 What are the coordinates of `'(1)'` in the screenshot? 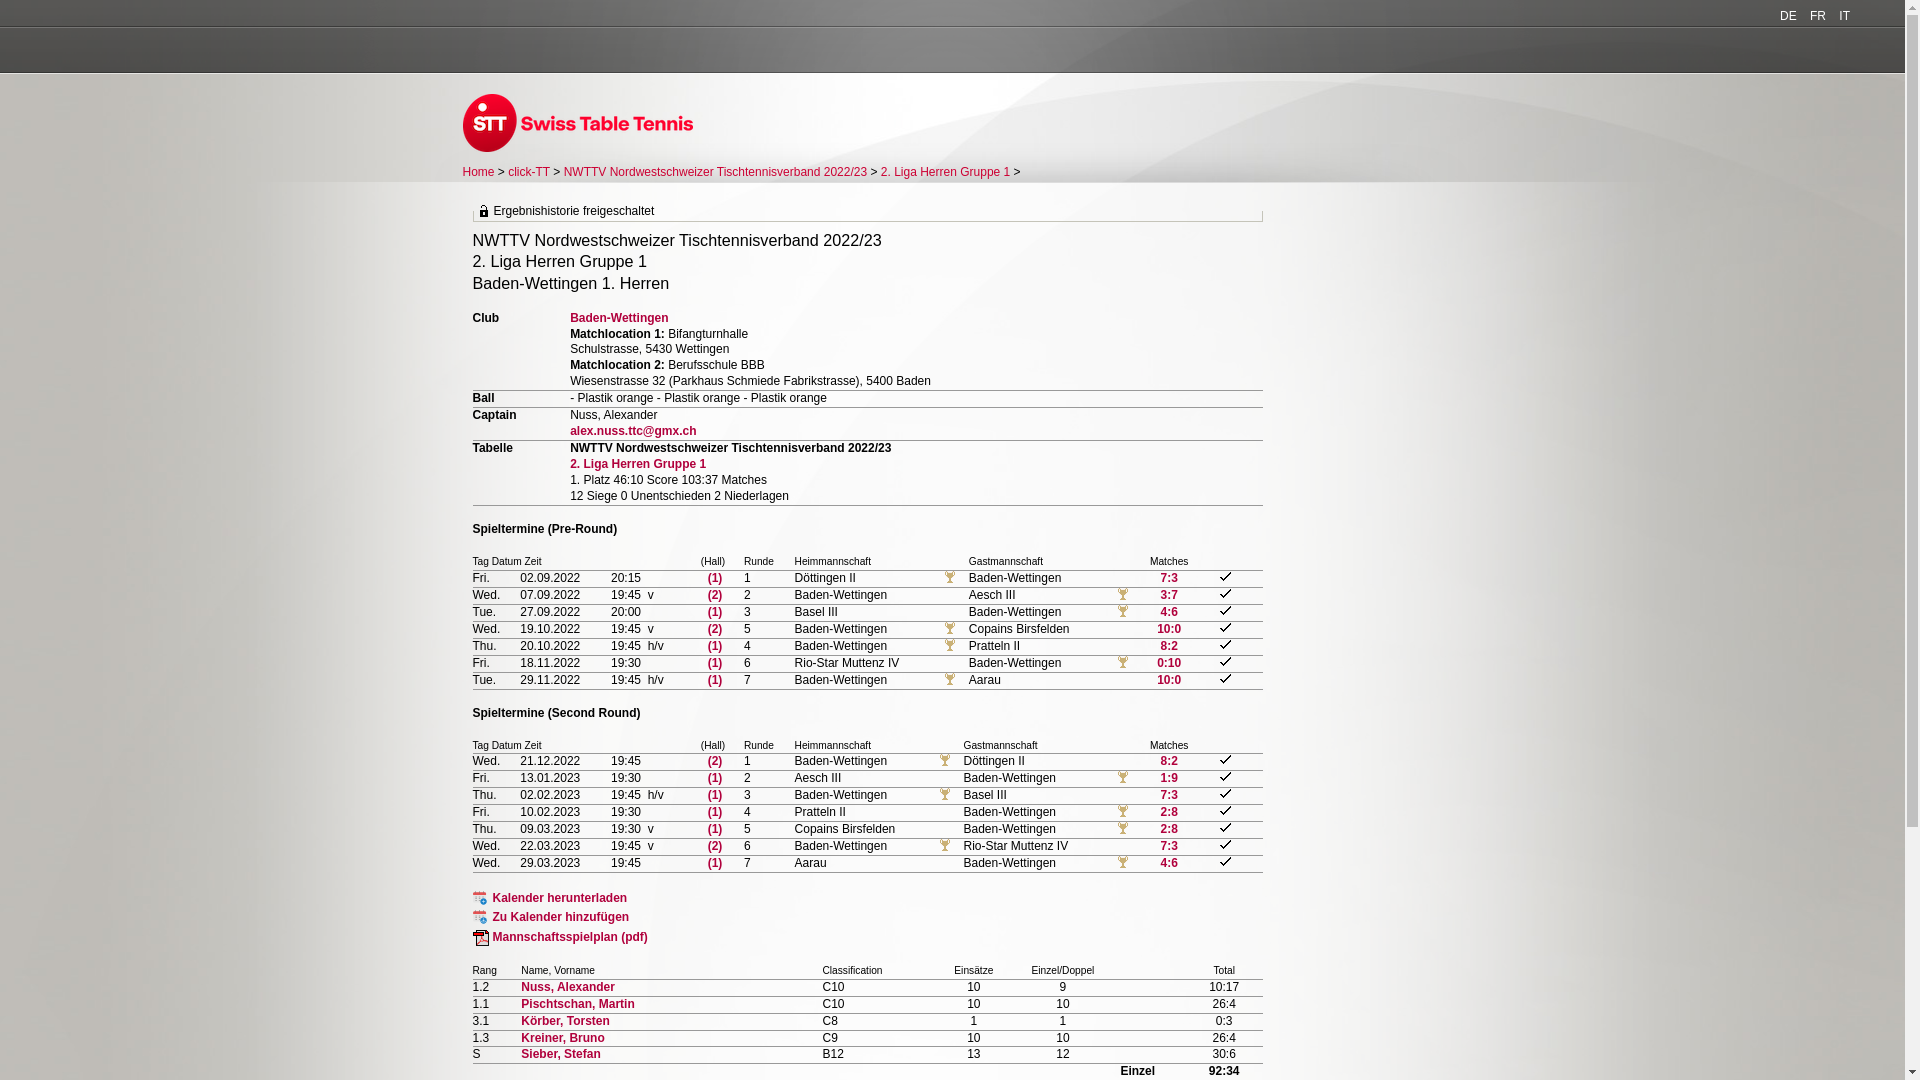 It's located at (715, 777).